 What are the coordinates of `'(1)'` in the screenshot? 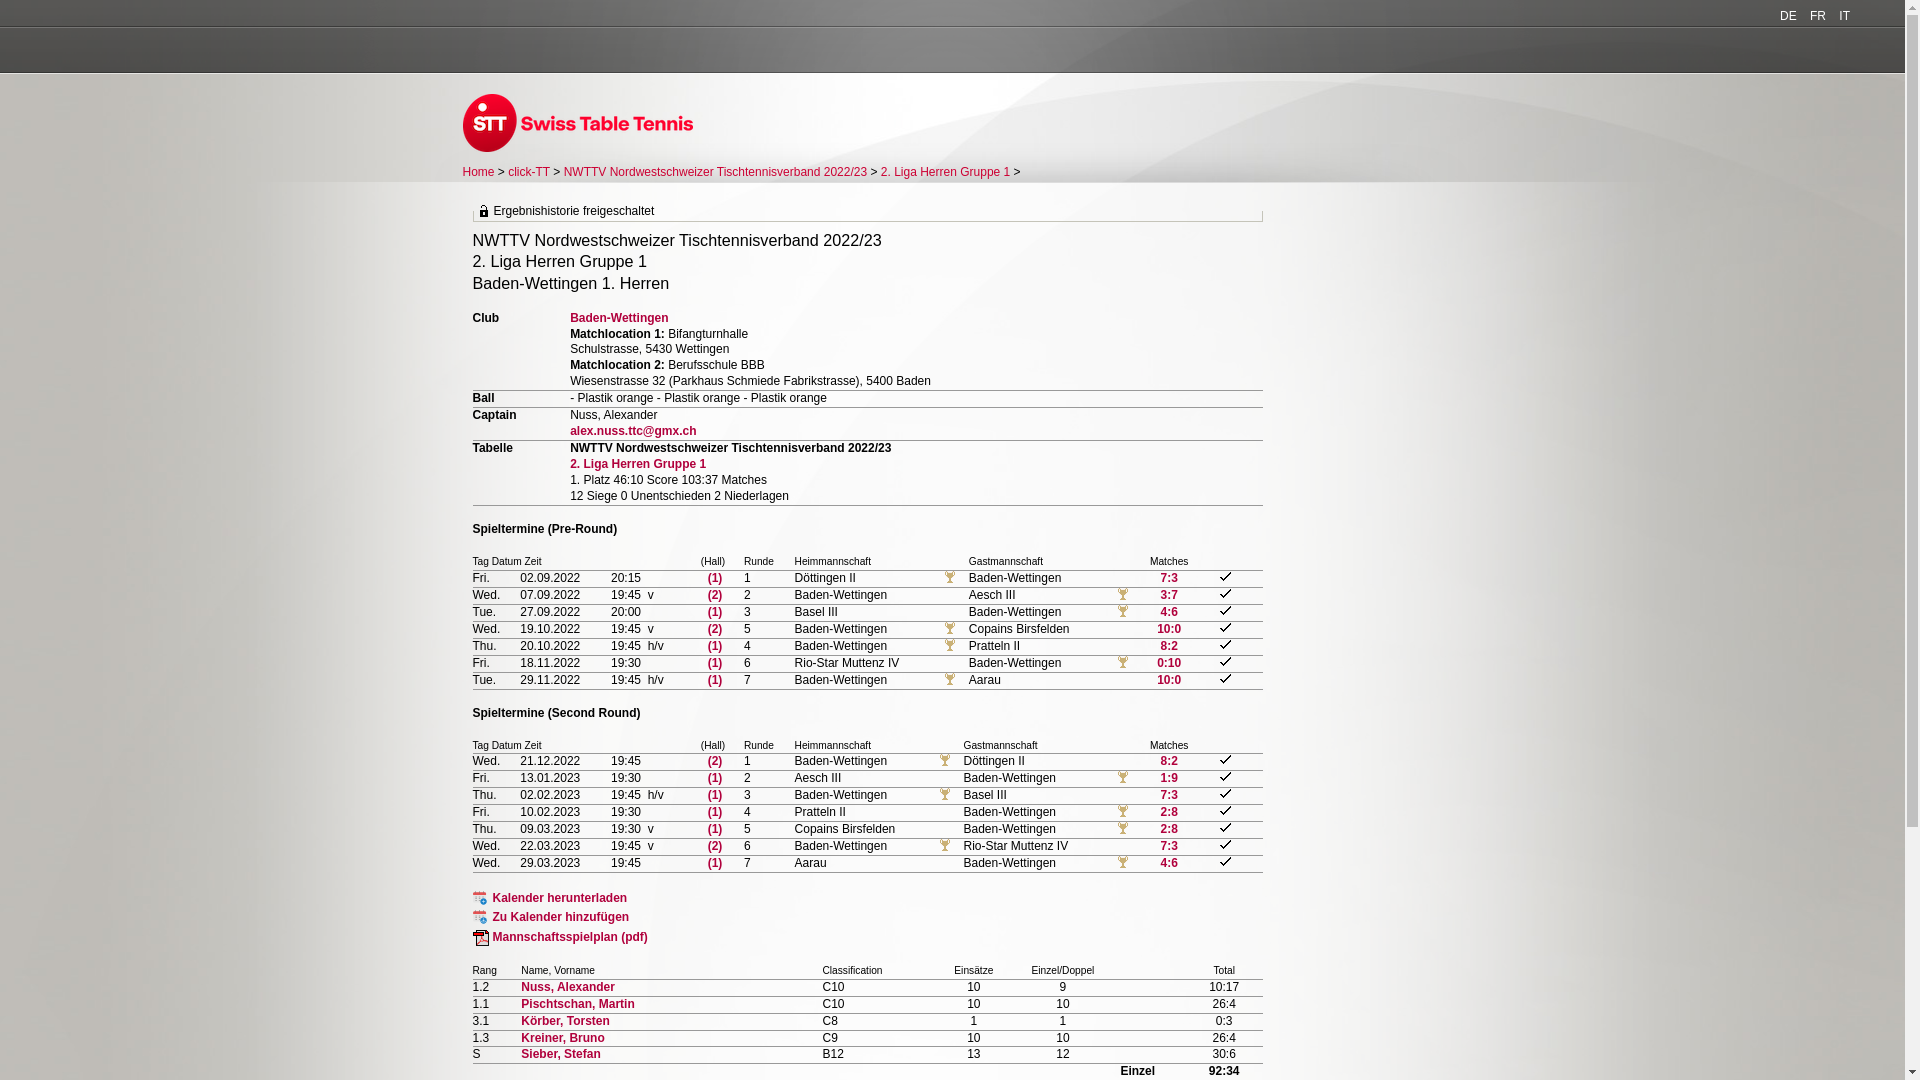 It's located at (715, 777).